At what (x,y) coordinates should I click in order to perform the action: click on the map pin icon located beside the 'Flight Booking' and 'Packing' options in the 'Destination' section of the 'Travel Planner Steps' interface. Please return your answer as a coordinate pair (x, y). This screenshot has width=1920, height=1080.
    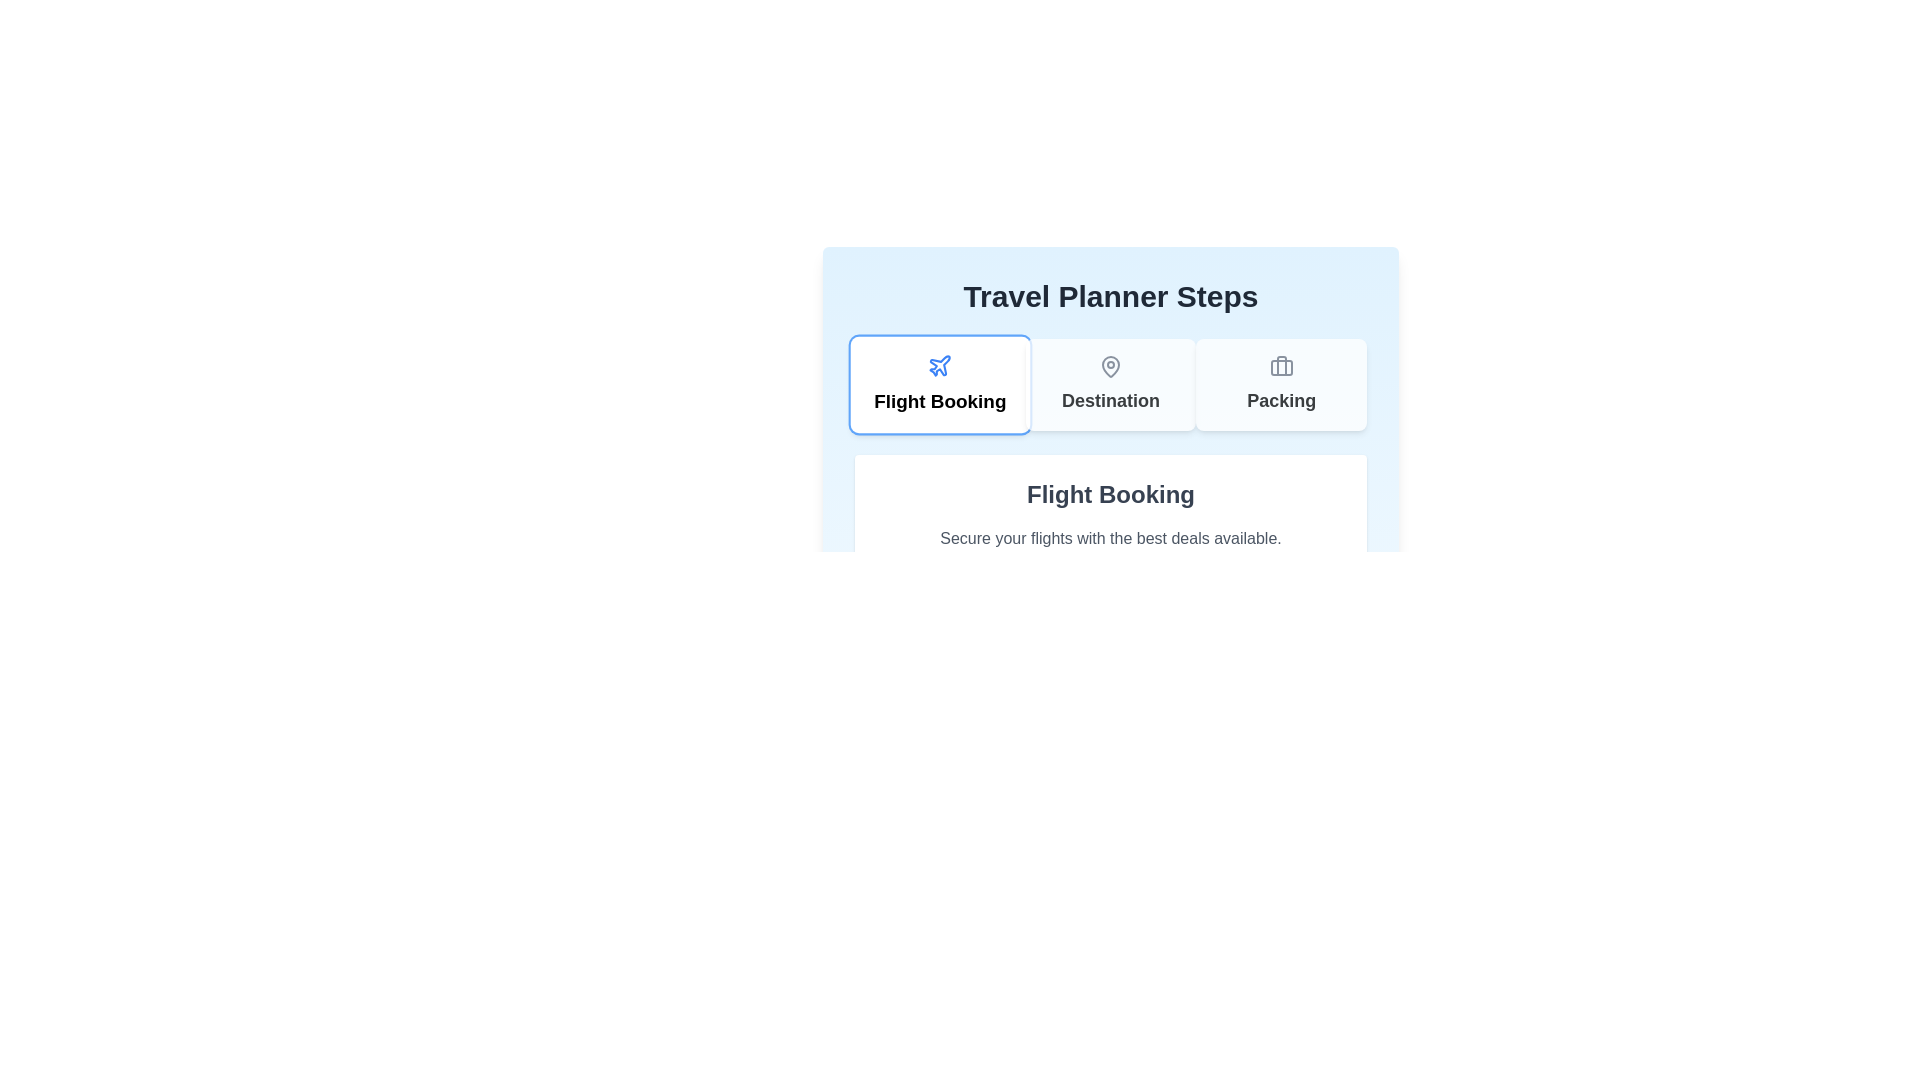
    Looking at the image, I should click on (1109, 366).